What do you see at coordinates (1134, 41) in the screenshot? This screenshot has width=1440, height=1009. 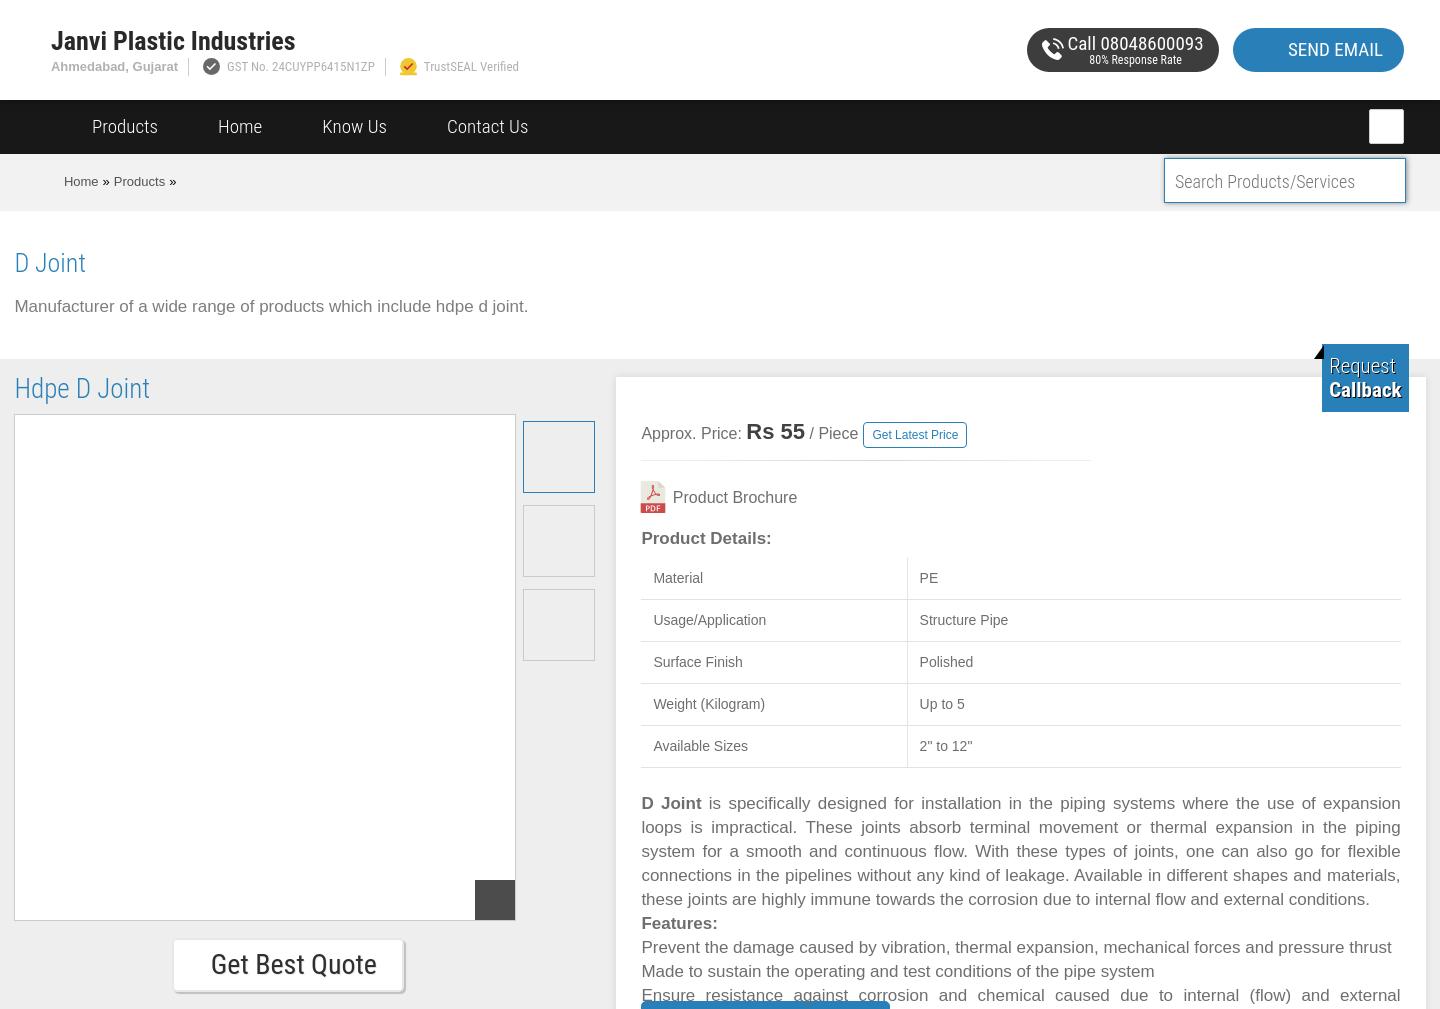 I see `'Call 08048600093'` at bounding box center [1134, 41].